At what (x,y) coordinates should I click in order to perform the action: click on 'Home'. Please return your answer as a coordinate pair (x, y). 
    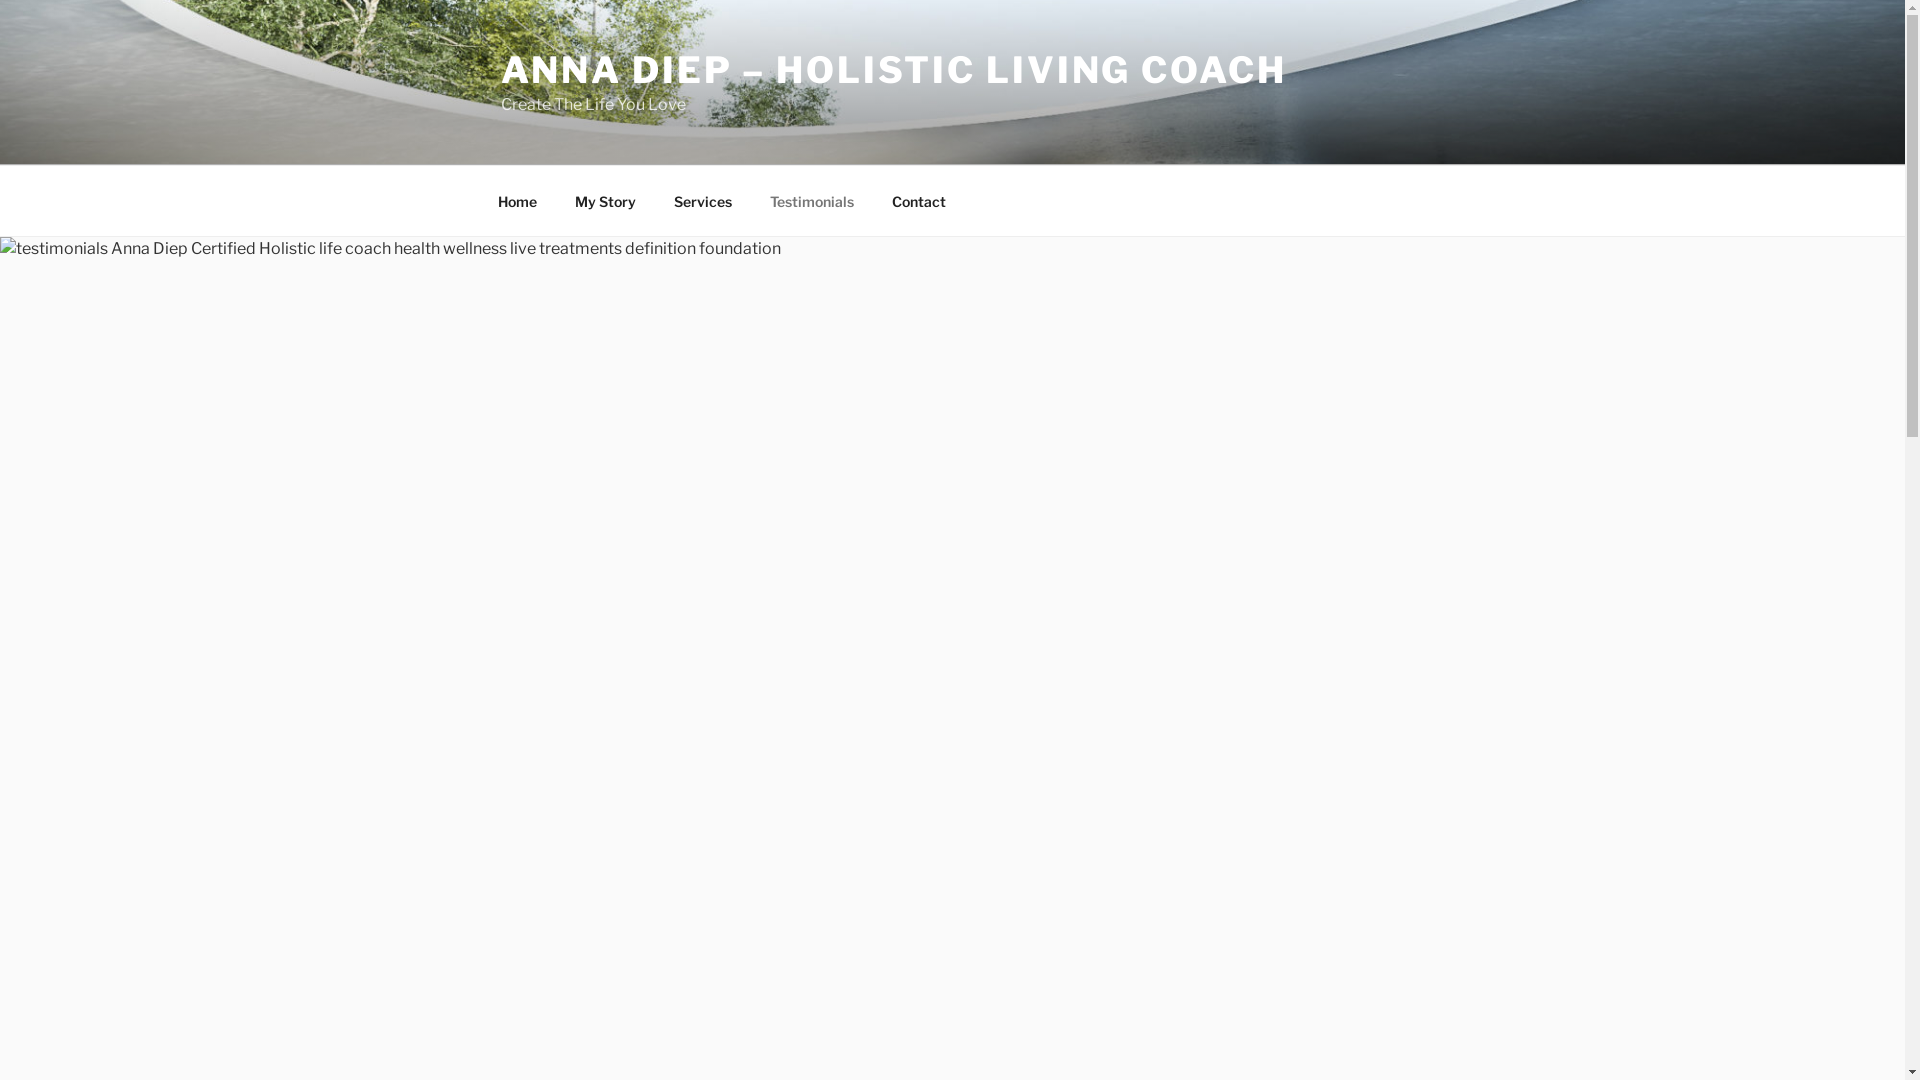
    Looking at the image, I should click on (517, 200).